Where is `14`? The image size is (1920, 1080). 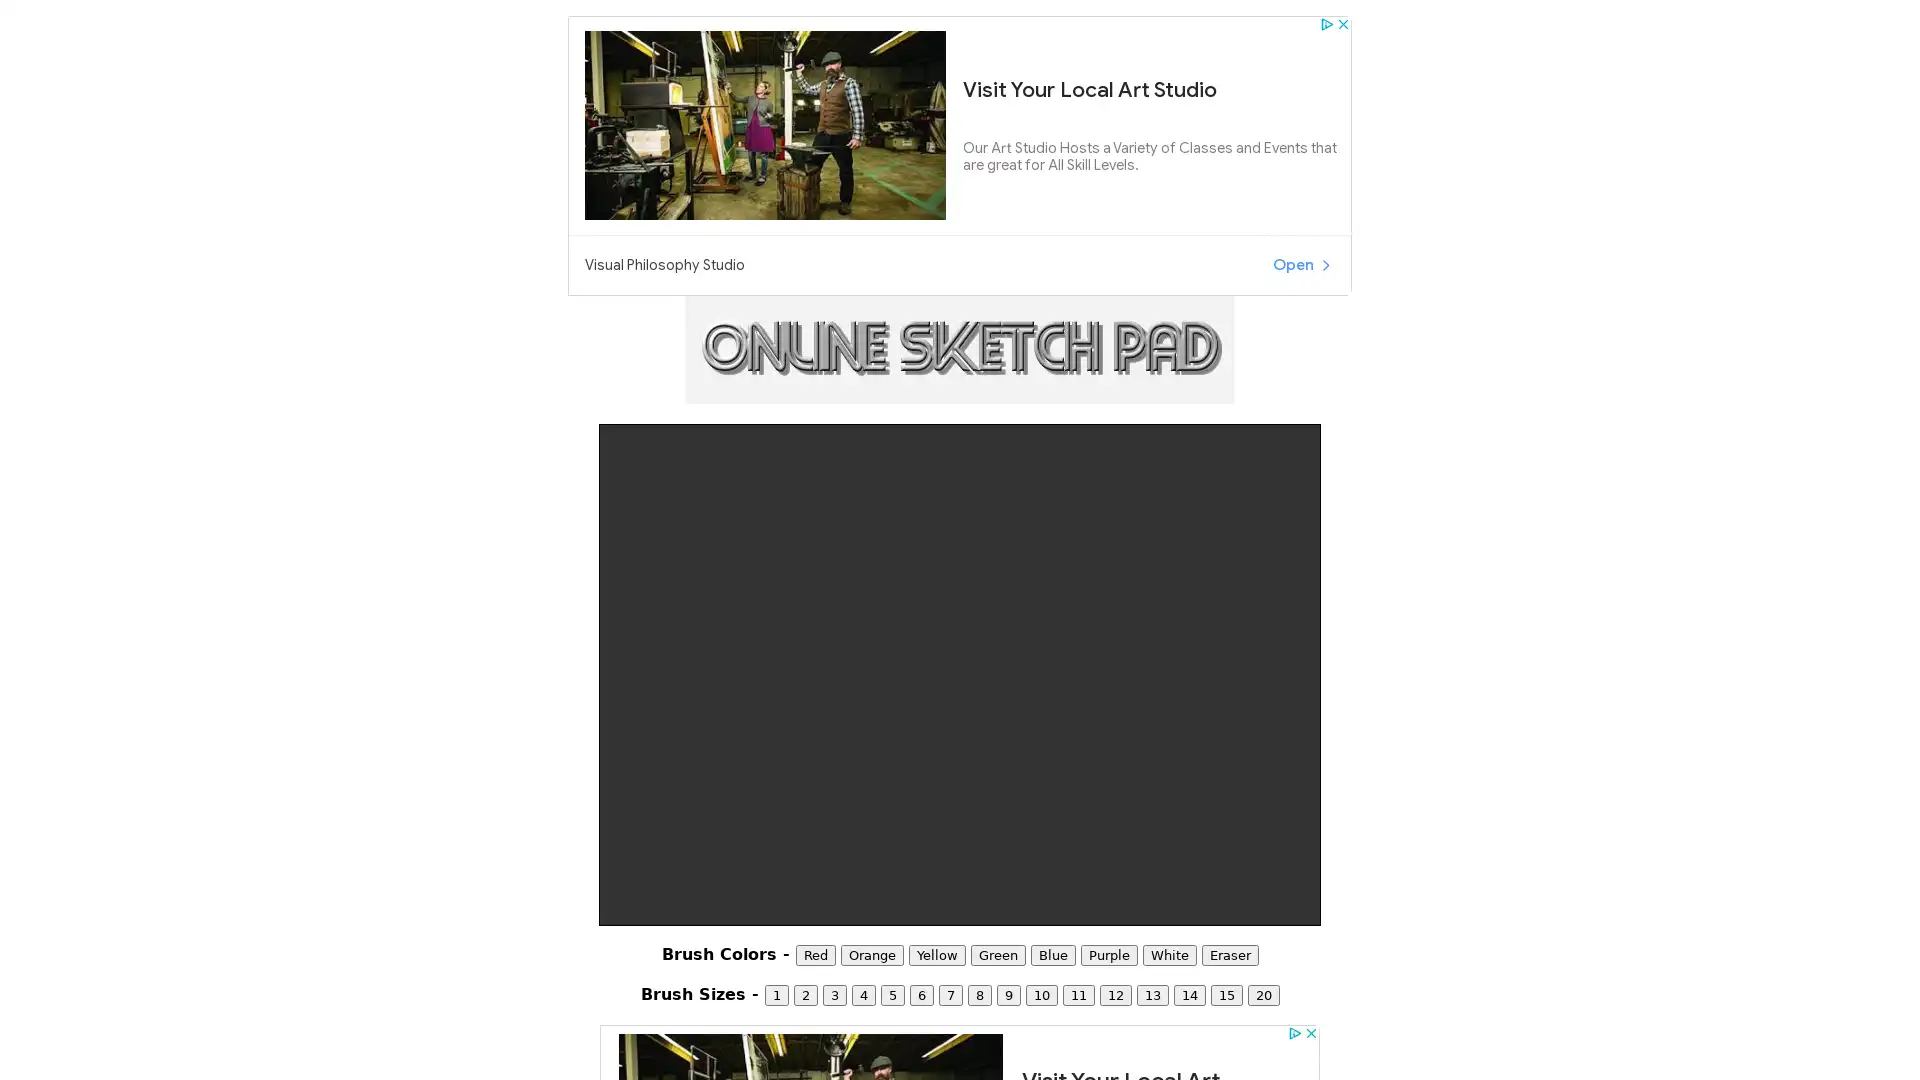
14 is located at coordinates (1189, 995).